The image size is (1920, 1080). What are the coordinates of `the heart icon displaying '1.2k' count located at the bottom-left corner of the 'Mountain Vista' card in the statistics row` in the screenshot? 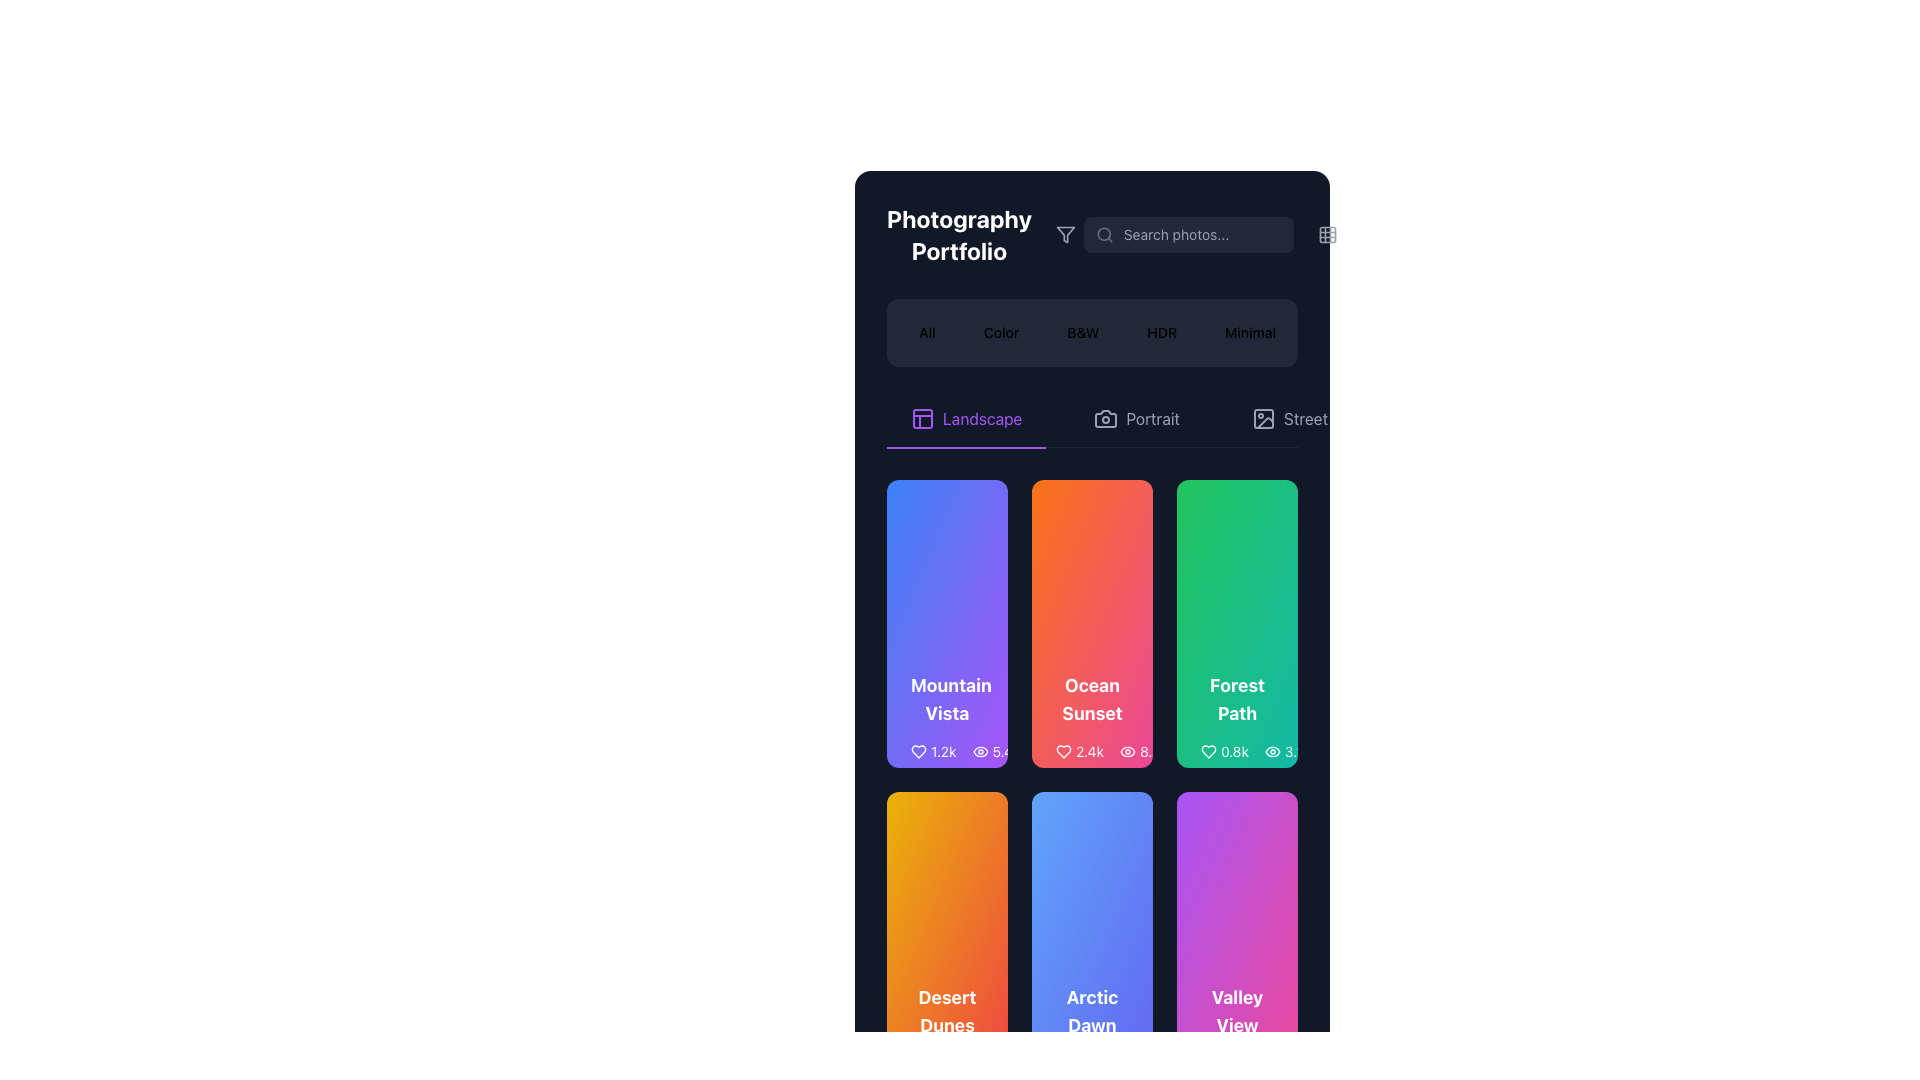 It's located at (932, 752).